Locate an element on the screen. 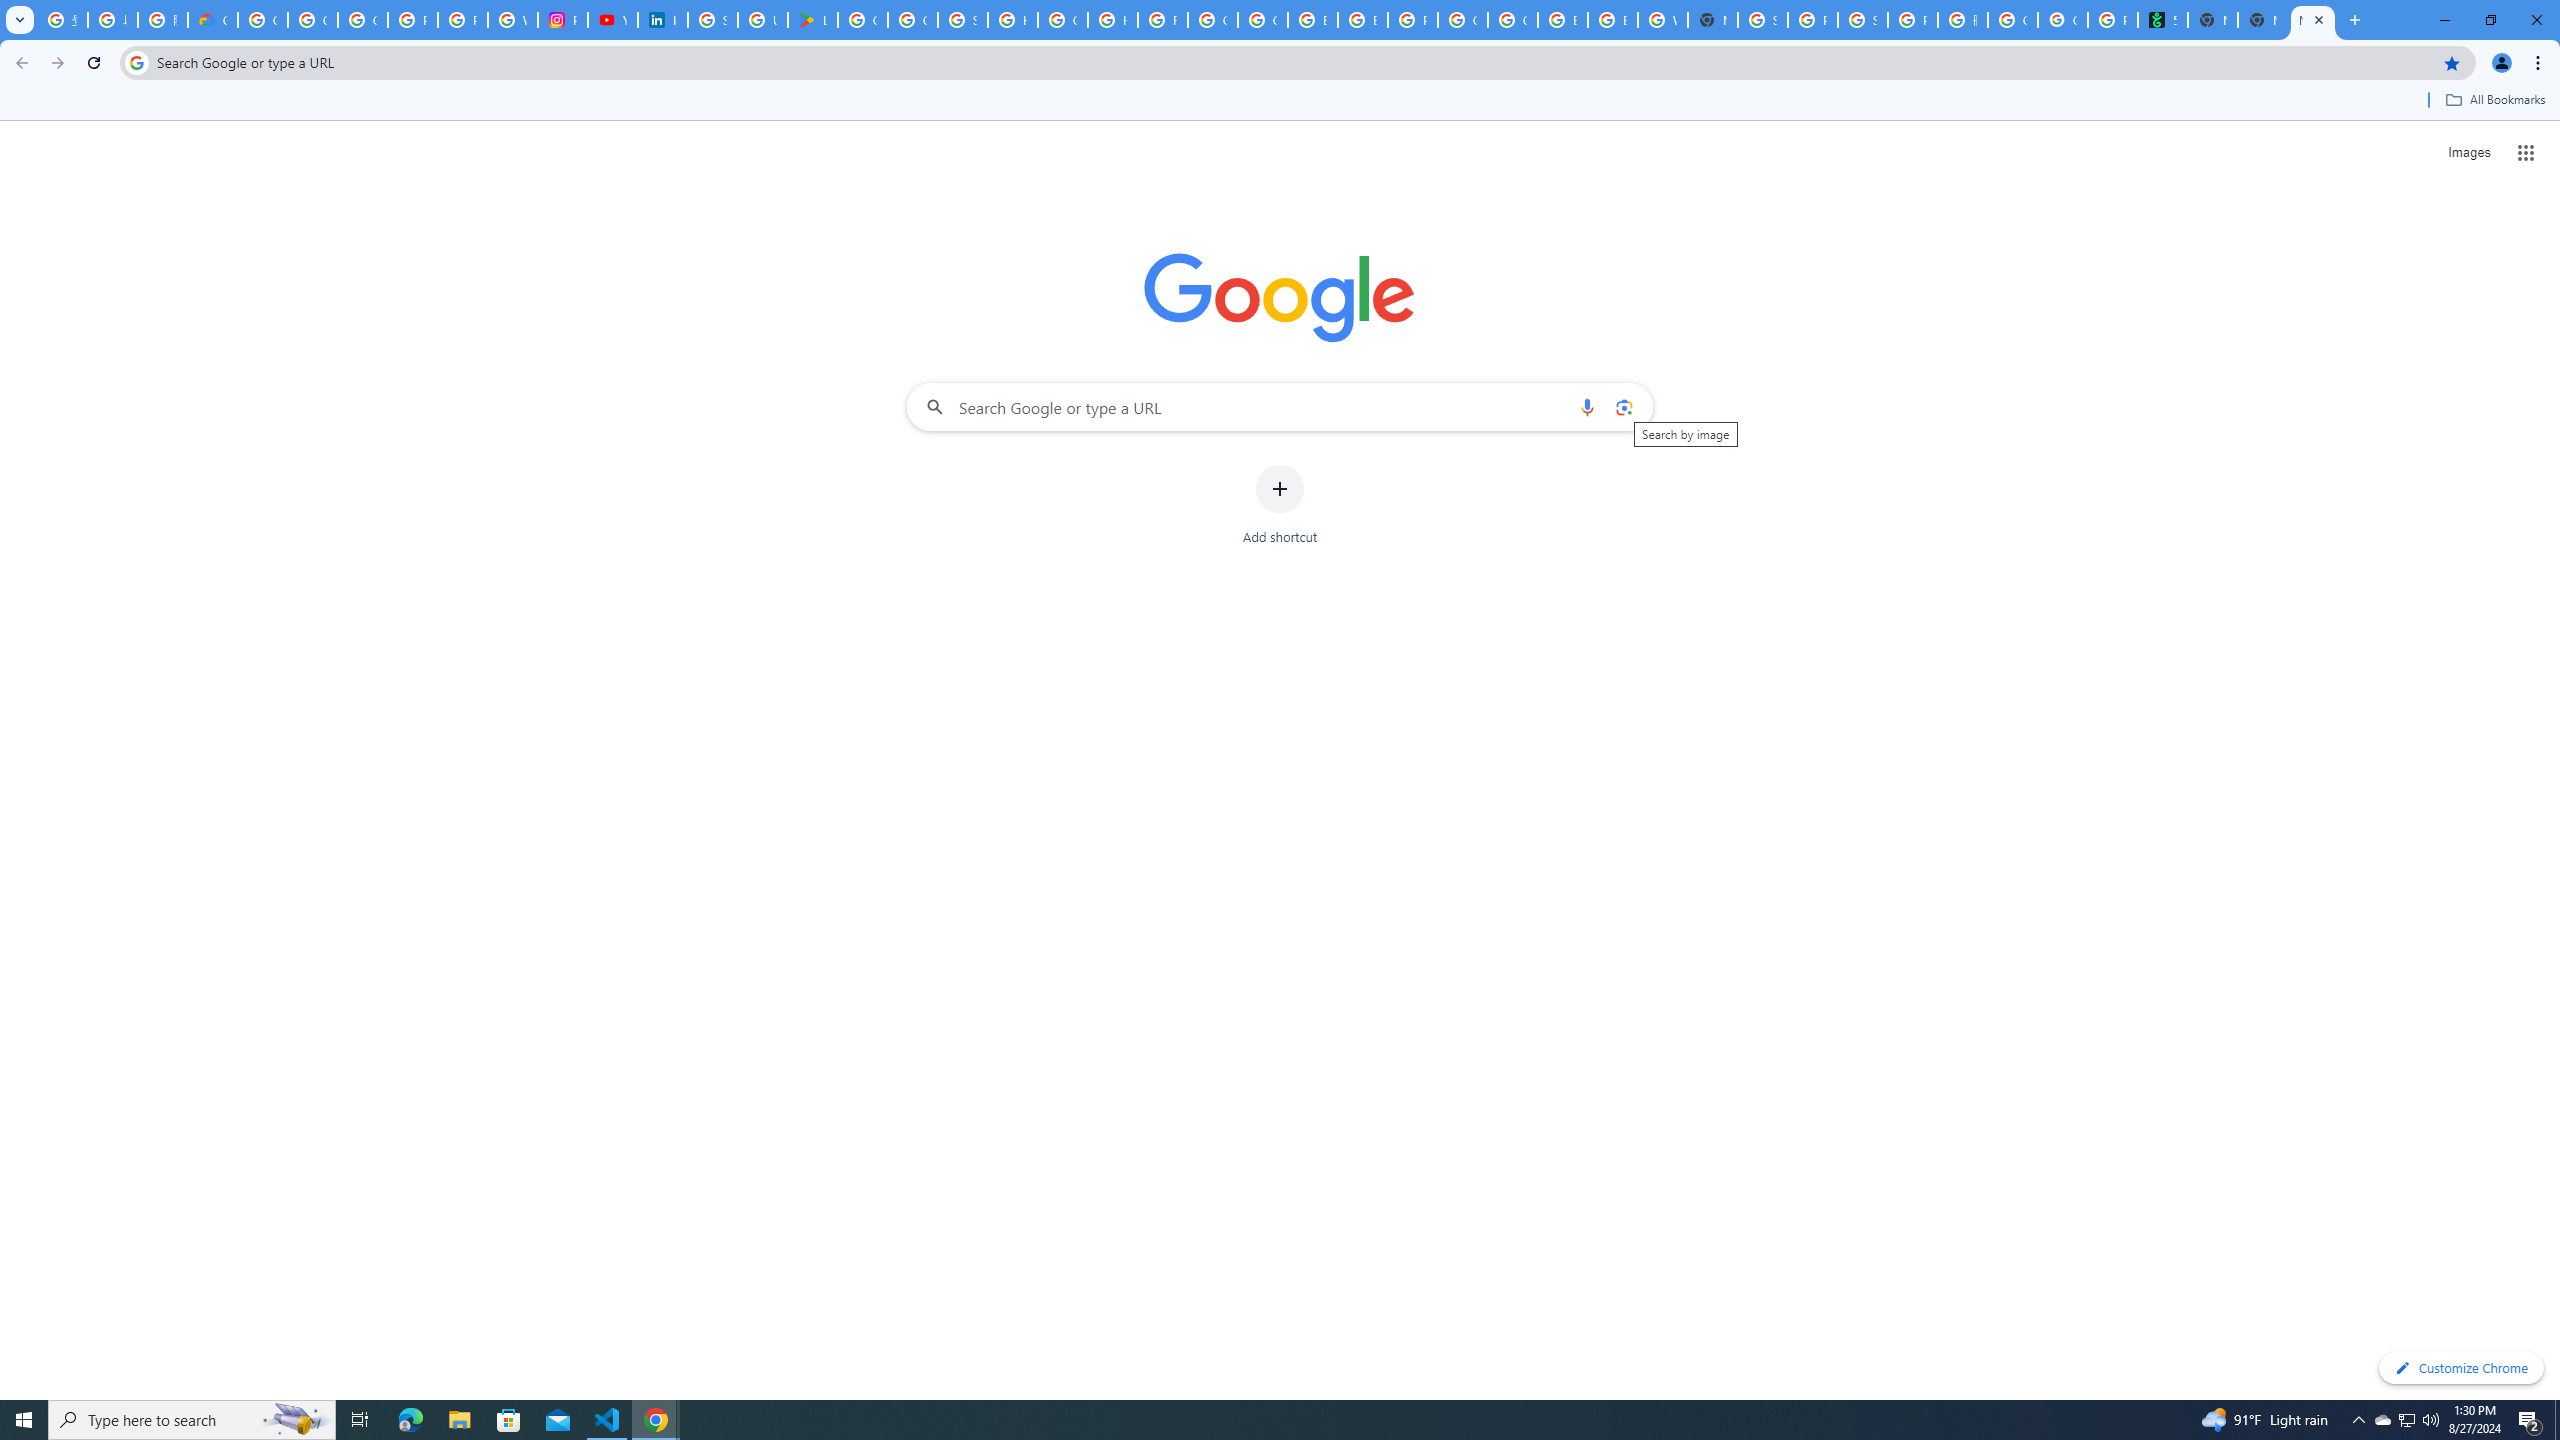 The height and width of the screenshot is (1440, 2560). 'Google Workspace - Specific Terms' is located at coordinates (912, 19).